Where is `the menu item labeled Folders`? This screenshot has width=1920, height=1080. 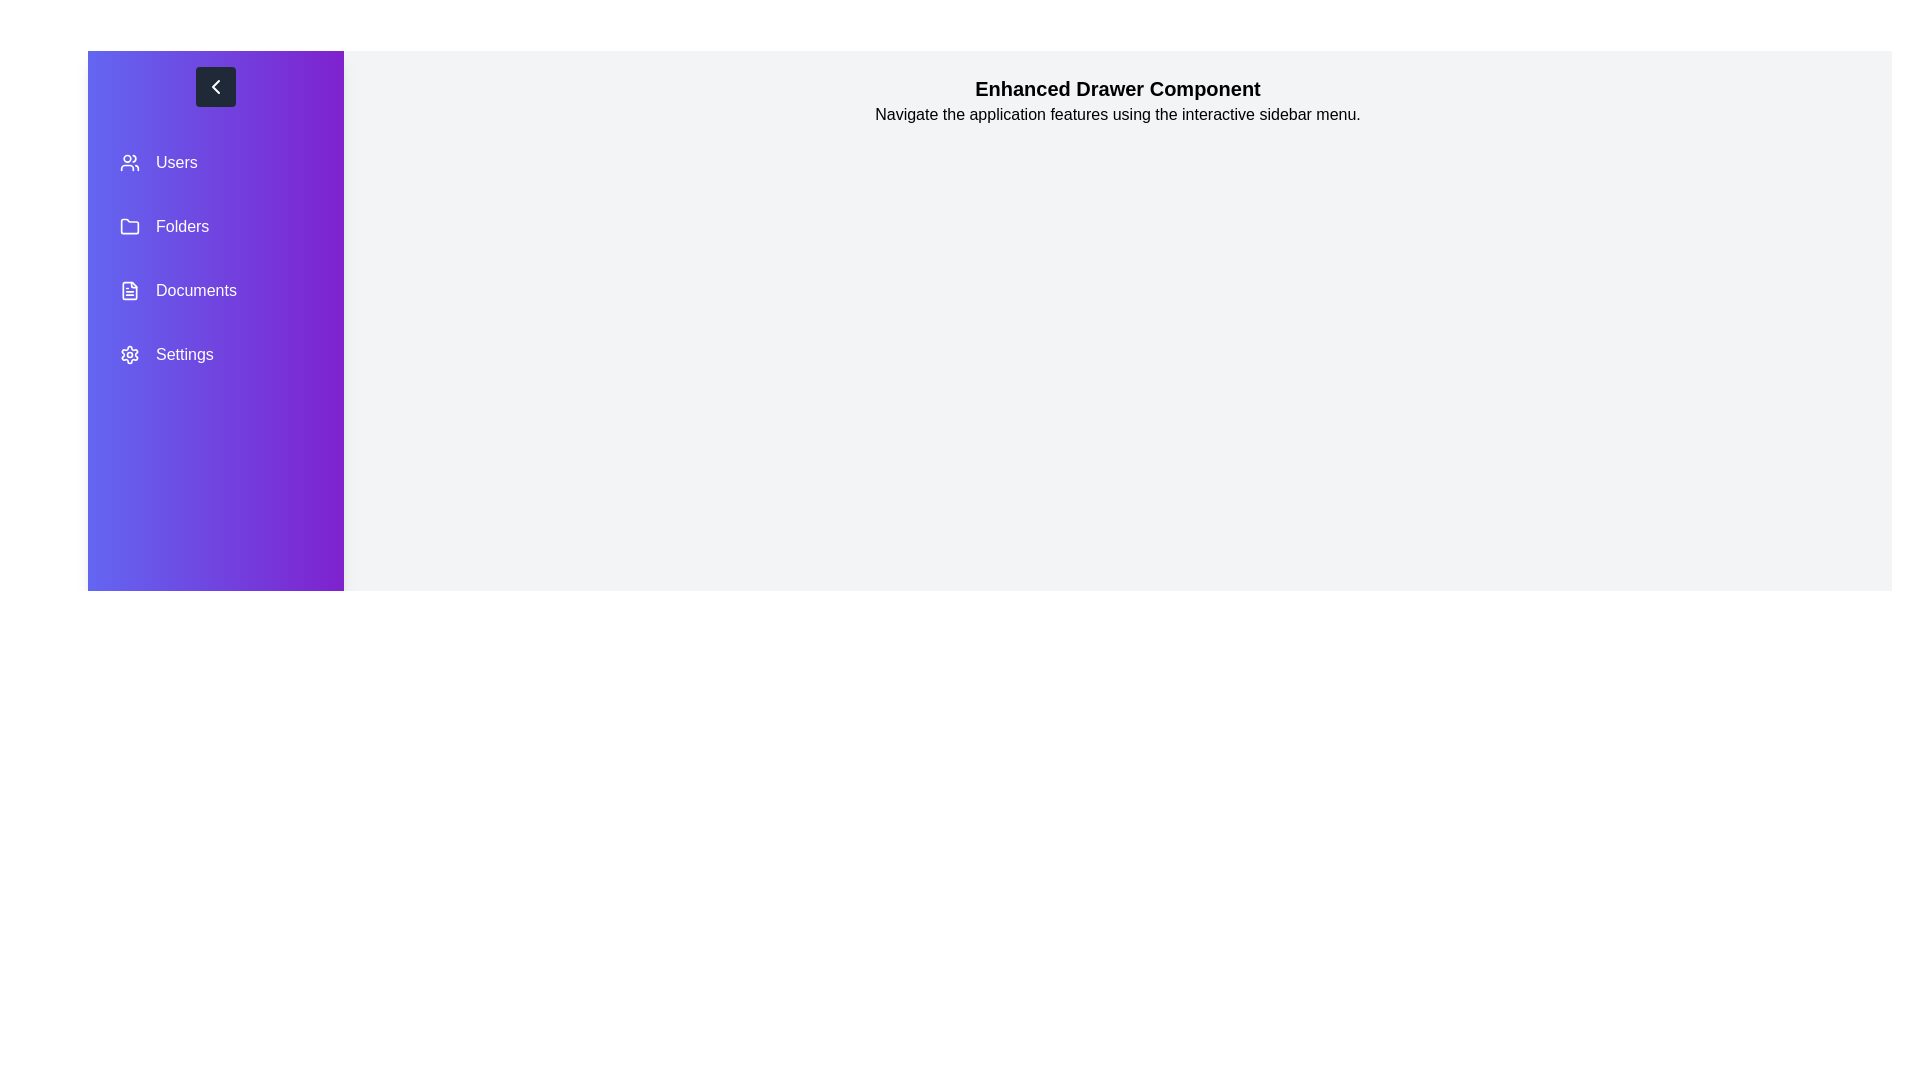
the menu item labeled Folders is located at coordinates (216, 226).